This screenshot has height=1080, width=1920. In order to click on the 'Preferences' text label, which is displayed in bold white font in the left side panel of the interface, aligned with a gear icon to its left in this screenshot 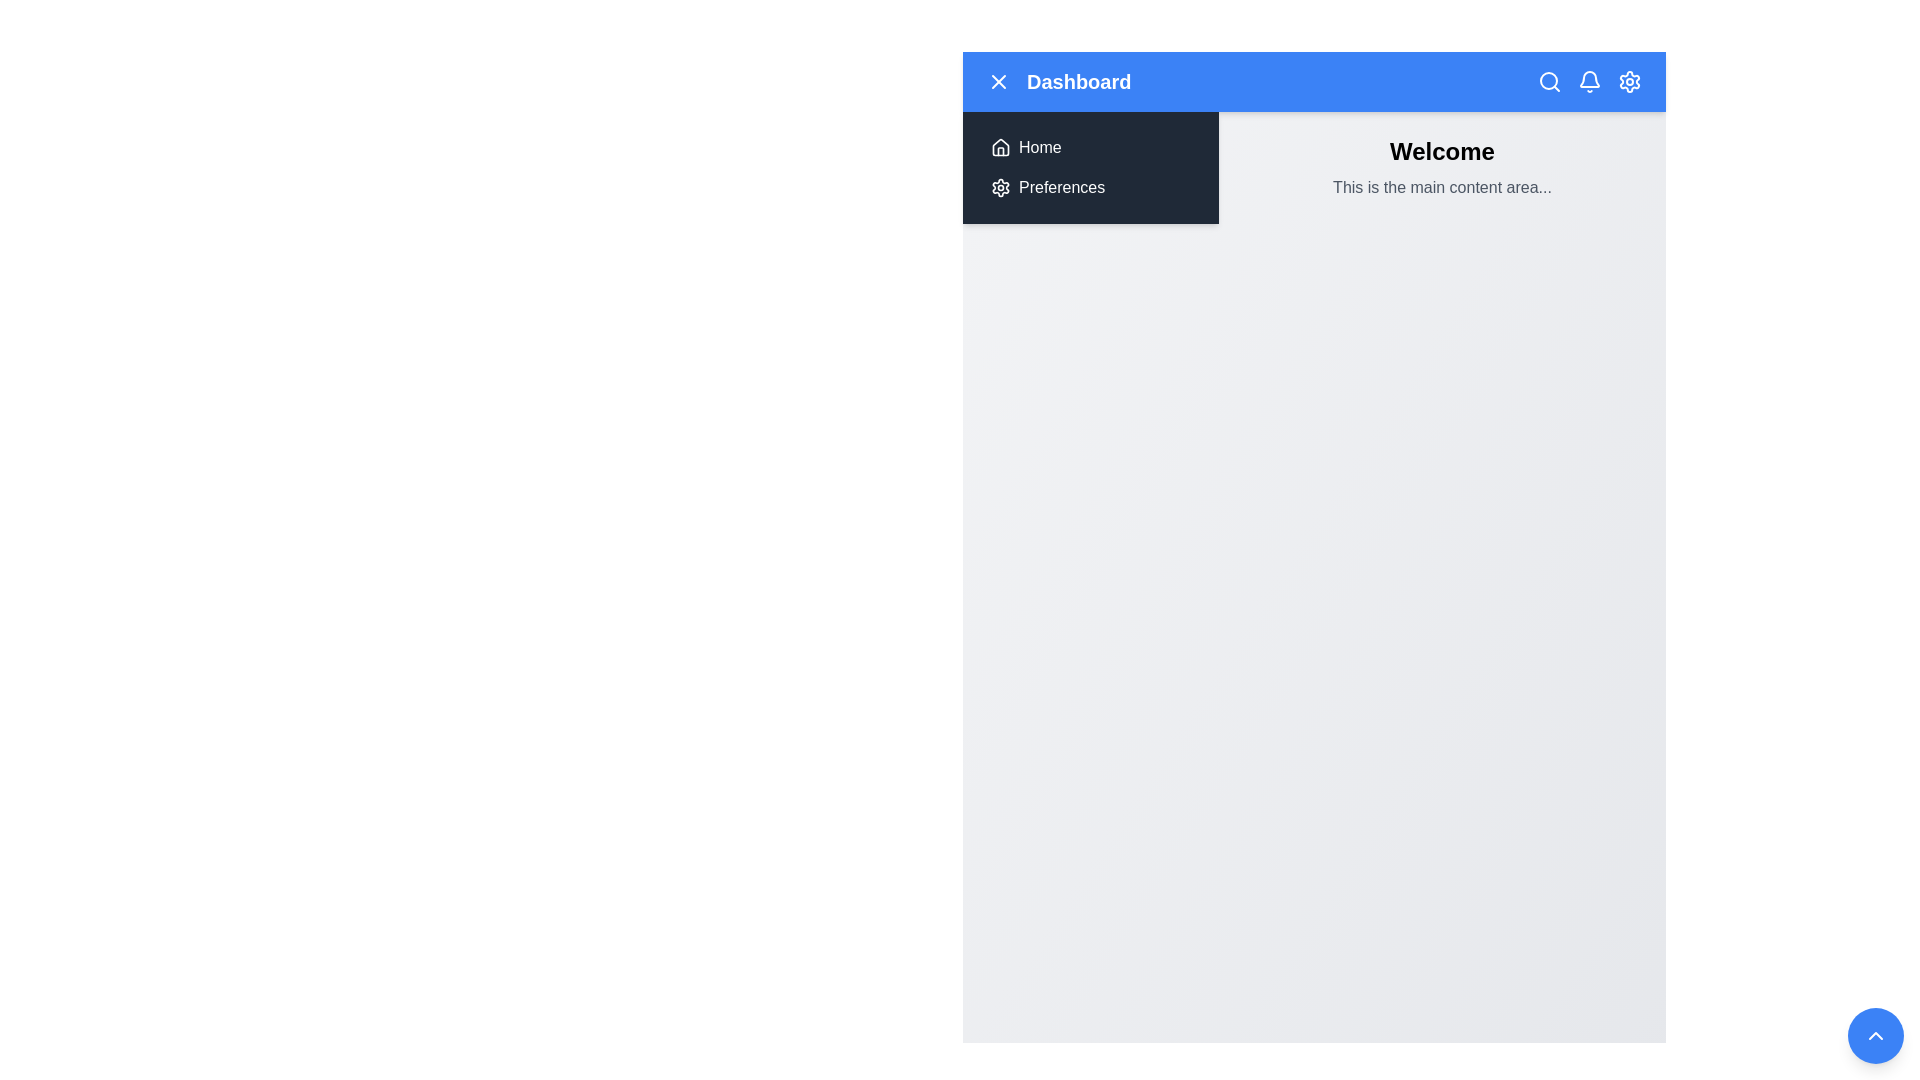, I will do `click(1061, 188)`.